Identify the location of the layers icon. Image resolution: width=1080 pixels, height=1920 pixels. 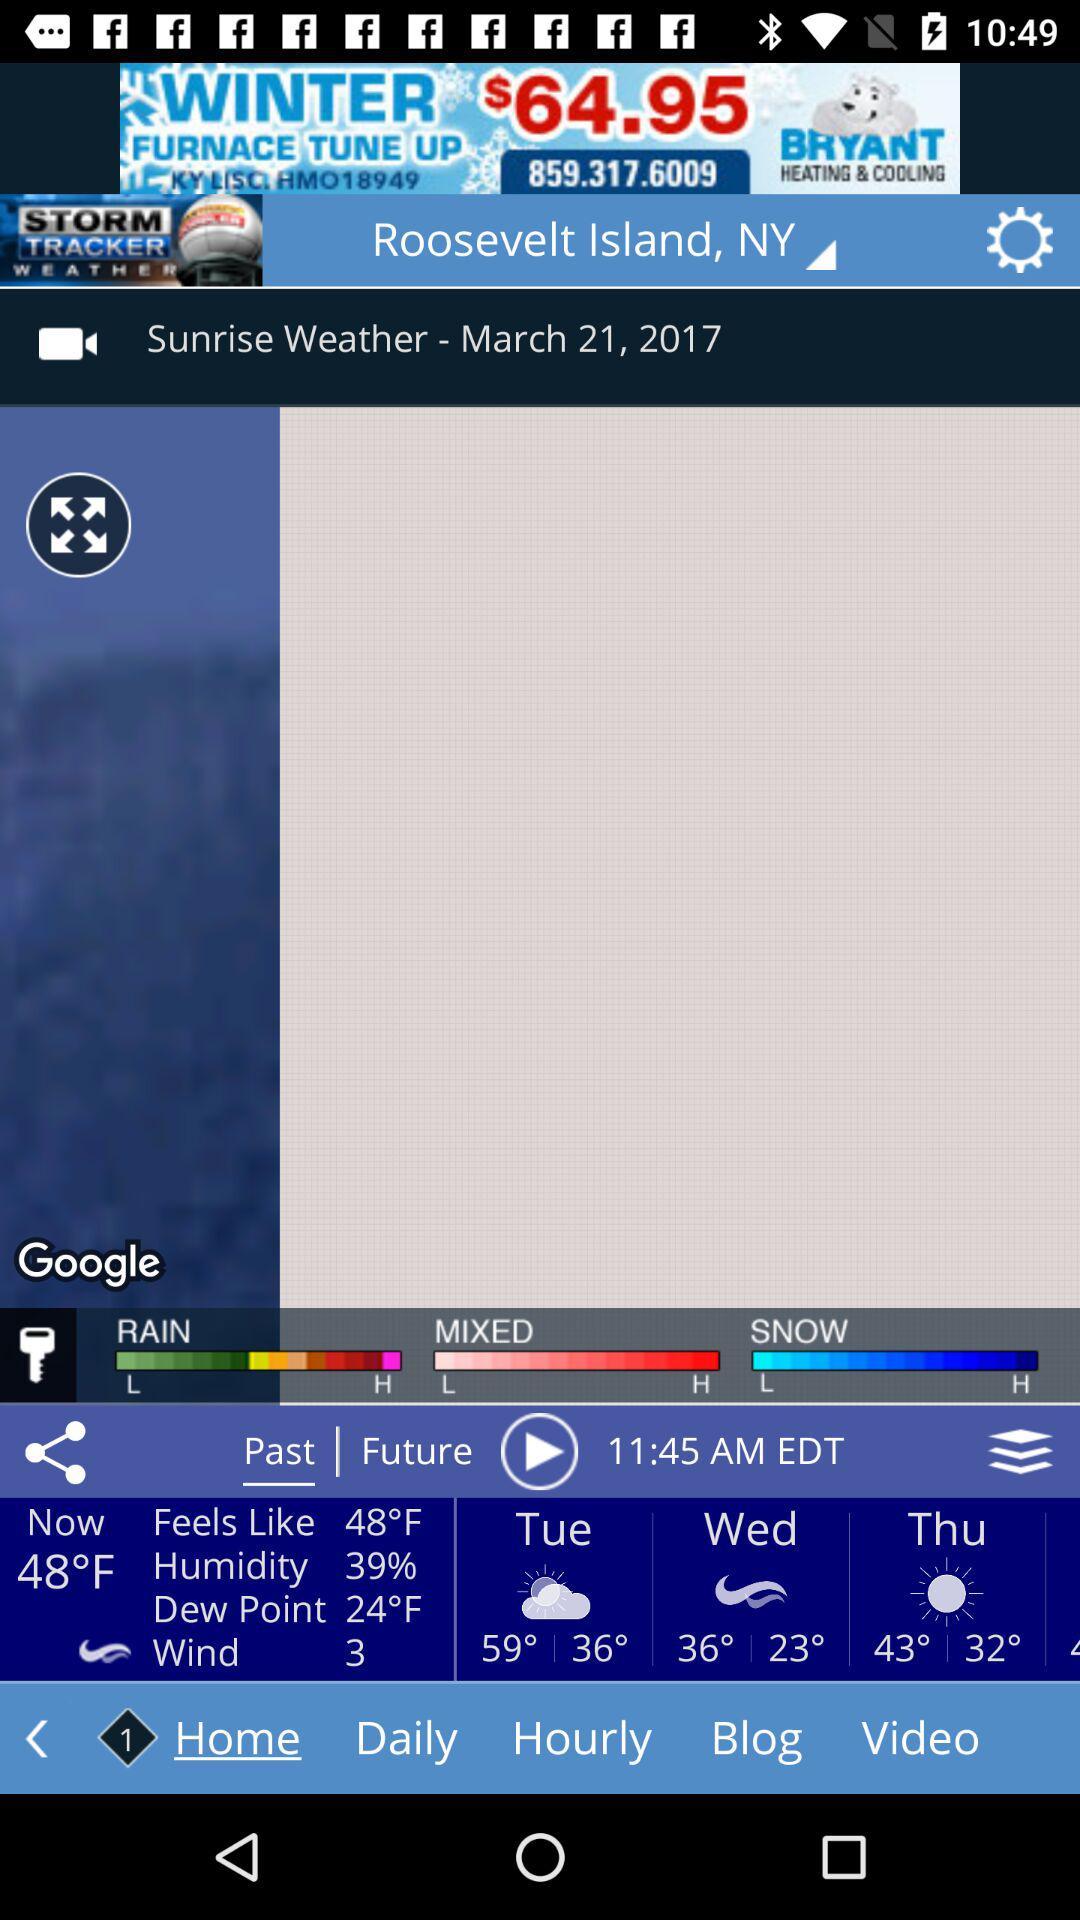
(1020, 1451).